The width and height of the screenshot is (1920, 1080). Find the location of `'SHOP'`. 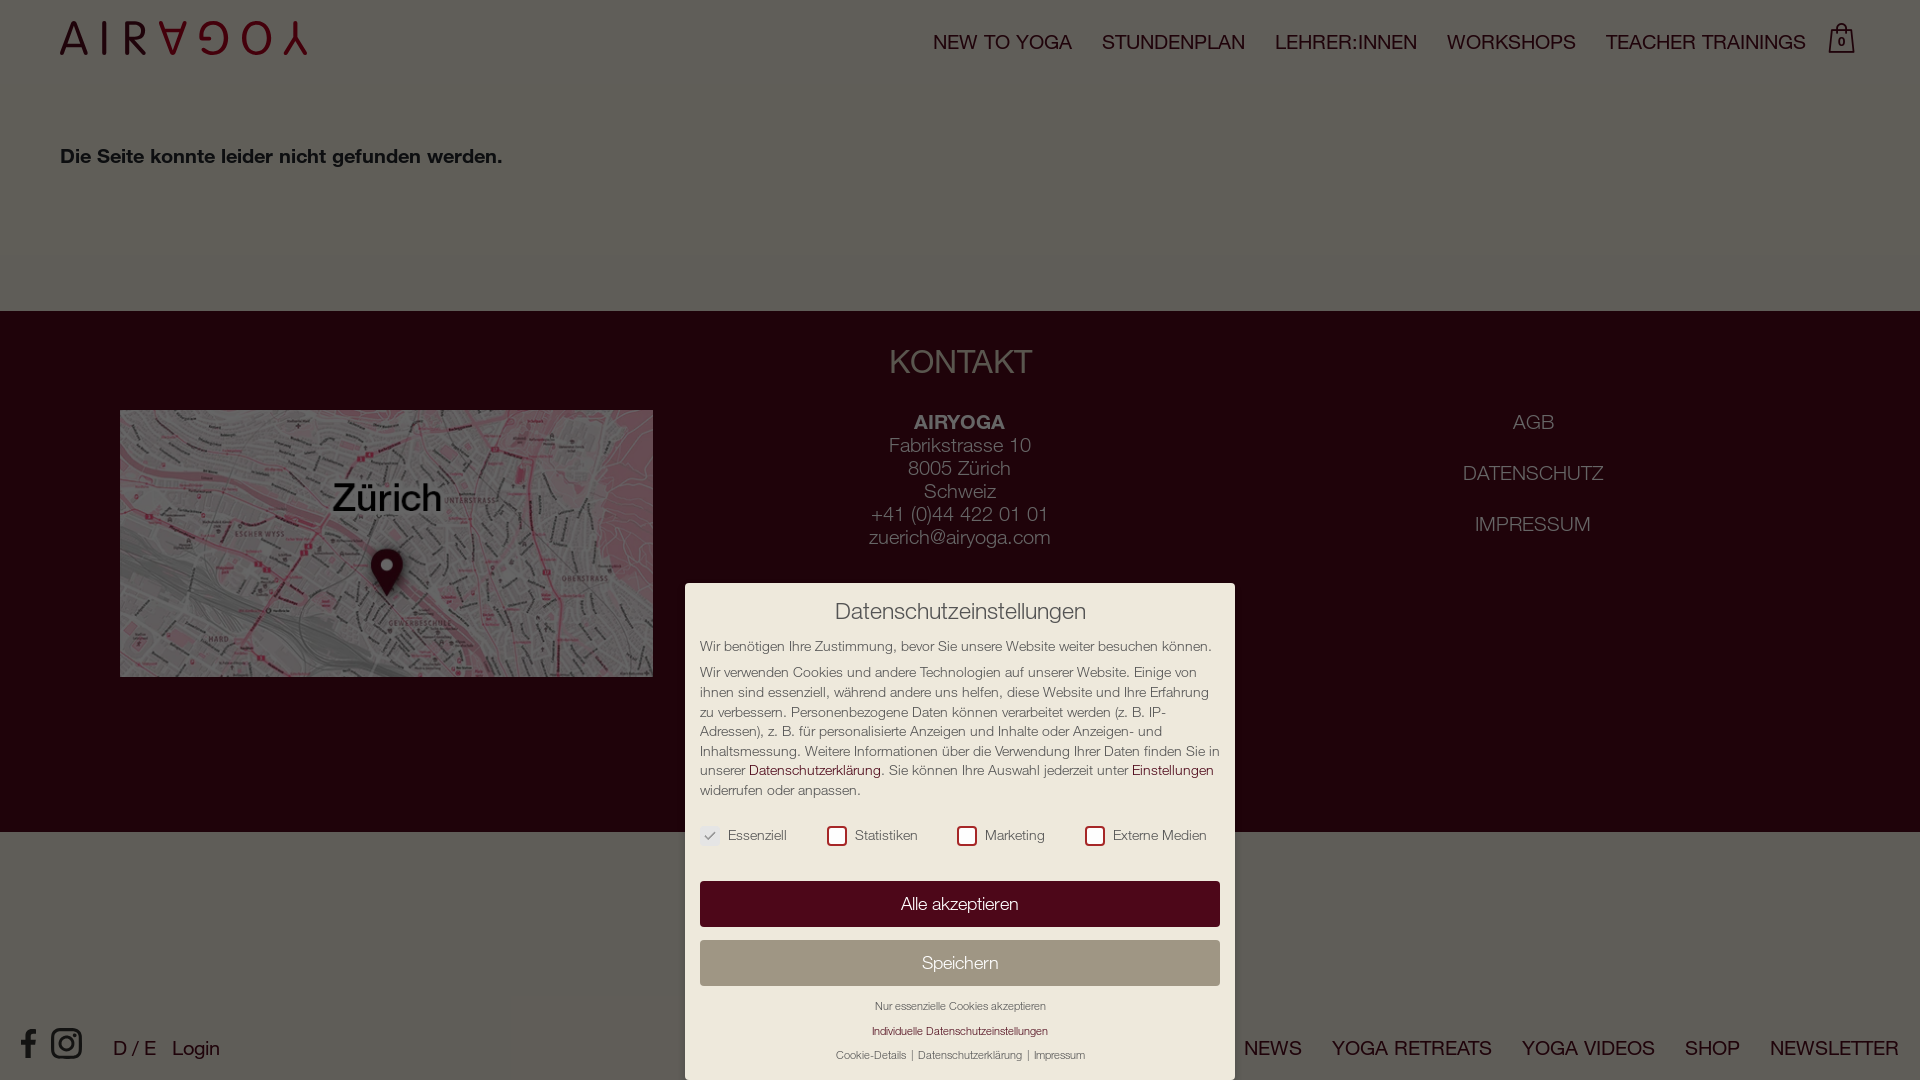

'SHOP' is located at coordinates (1683, 1046).